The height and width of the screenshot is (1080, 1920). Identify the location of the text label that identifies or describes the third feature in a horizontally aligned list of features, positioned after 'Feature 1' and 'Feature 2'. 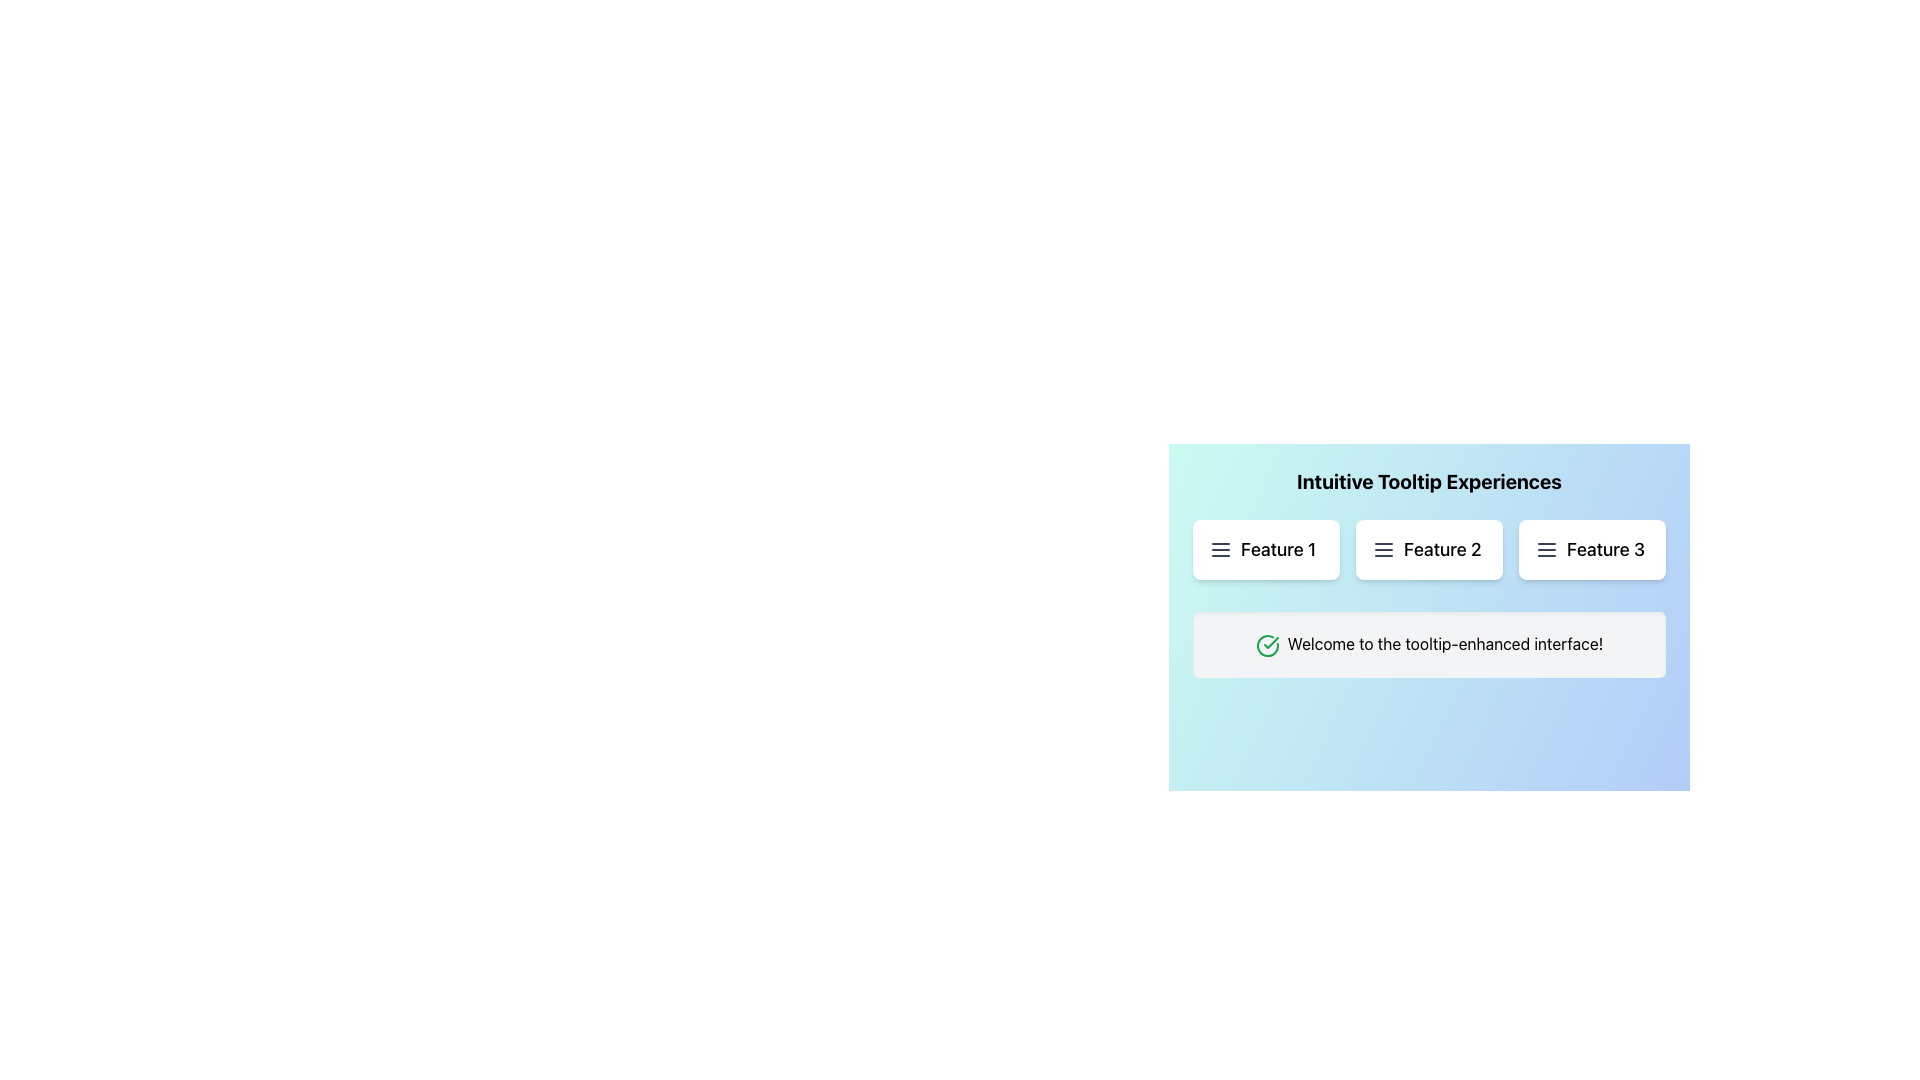
(1606, 550).